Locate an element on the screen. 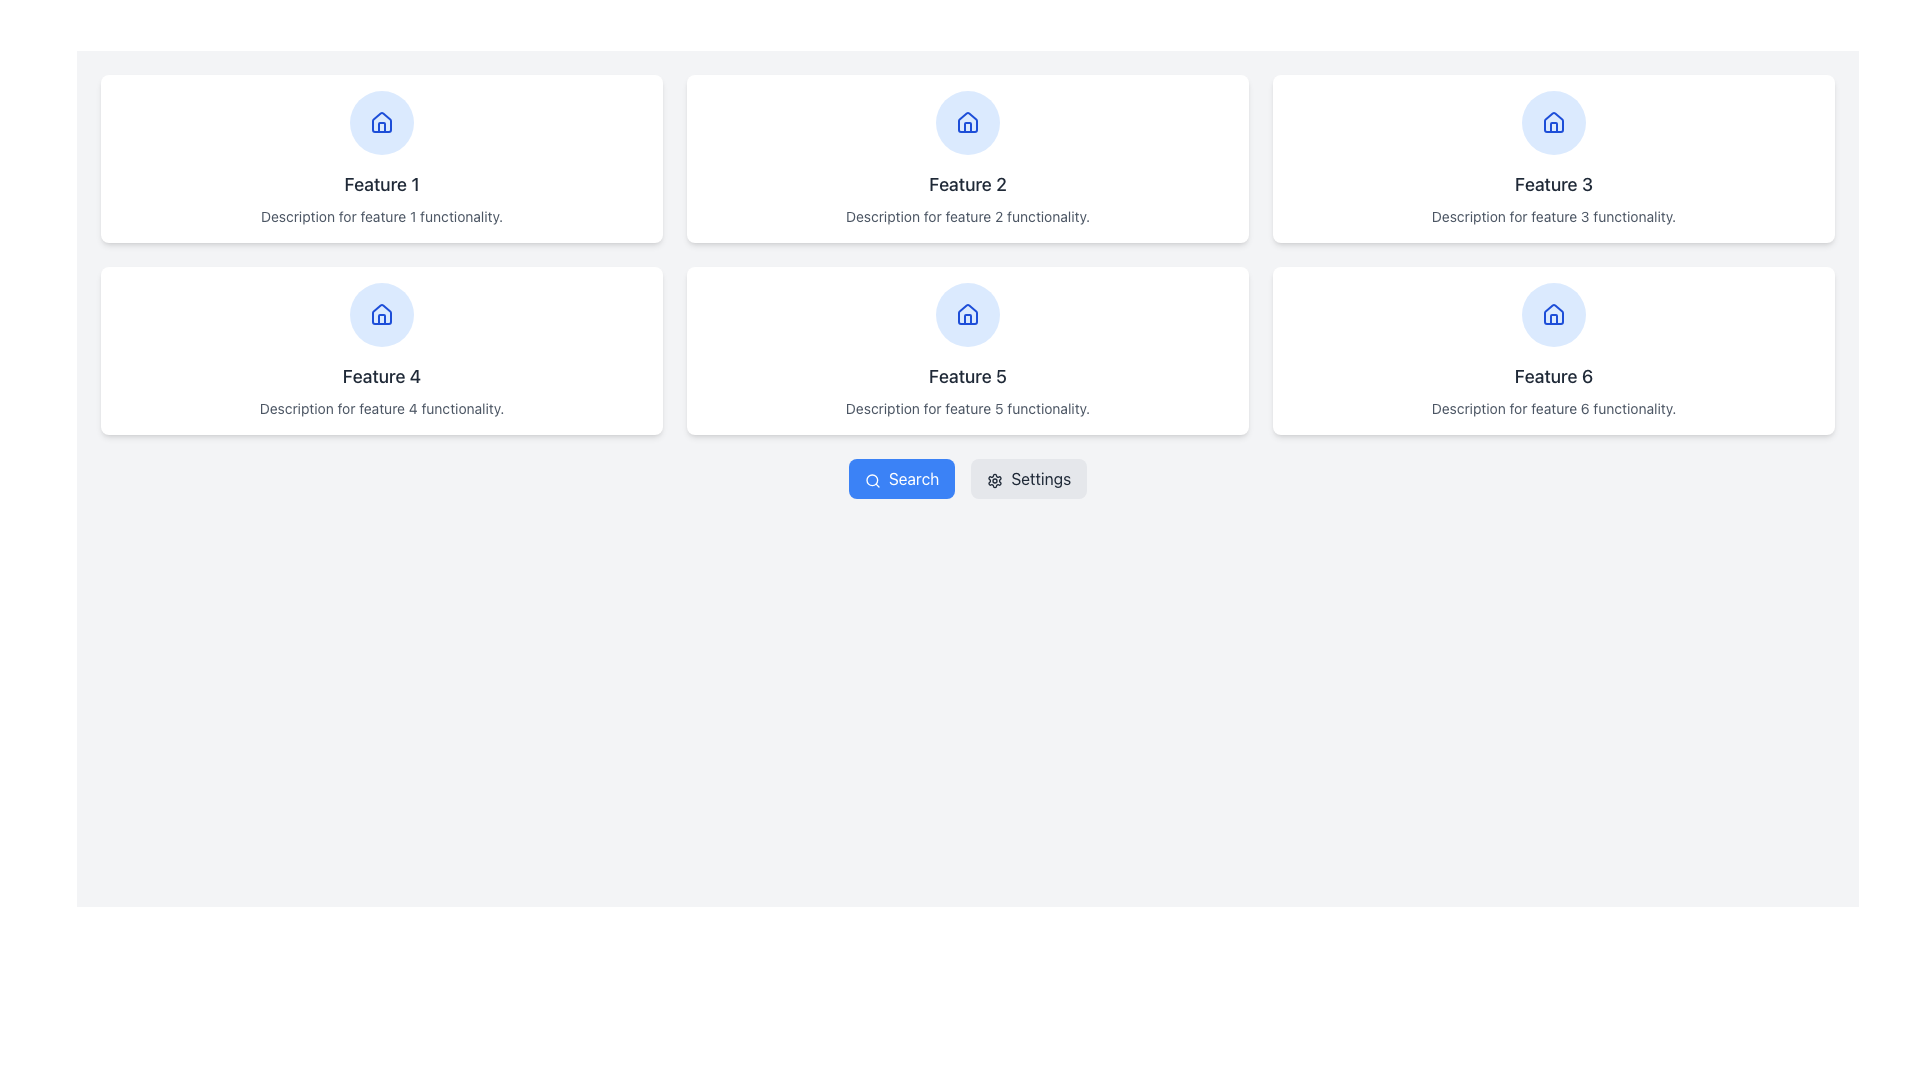 This screenshot has width=1920, height=1080. text block styled in a small, centered font with gray color that reads 'Description for feature 2 functionality,' located at the lower part of the card labeled 'Feature 2.' is located at coordinates (968, 216).